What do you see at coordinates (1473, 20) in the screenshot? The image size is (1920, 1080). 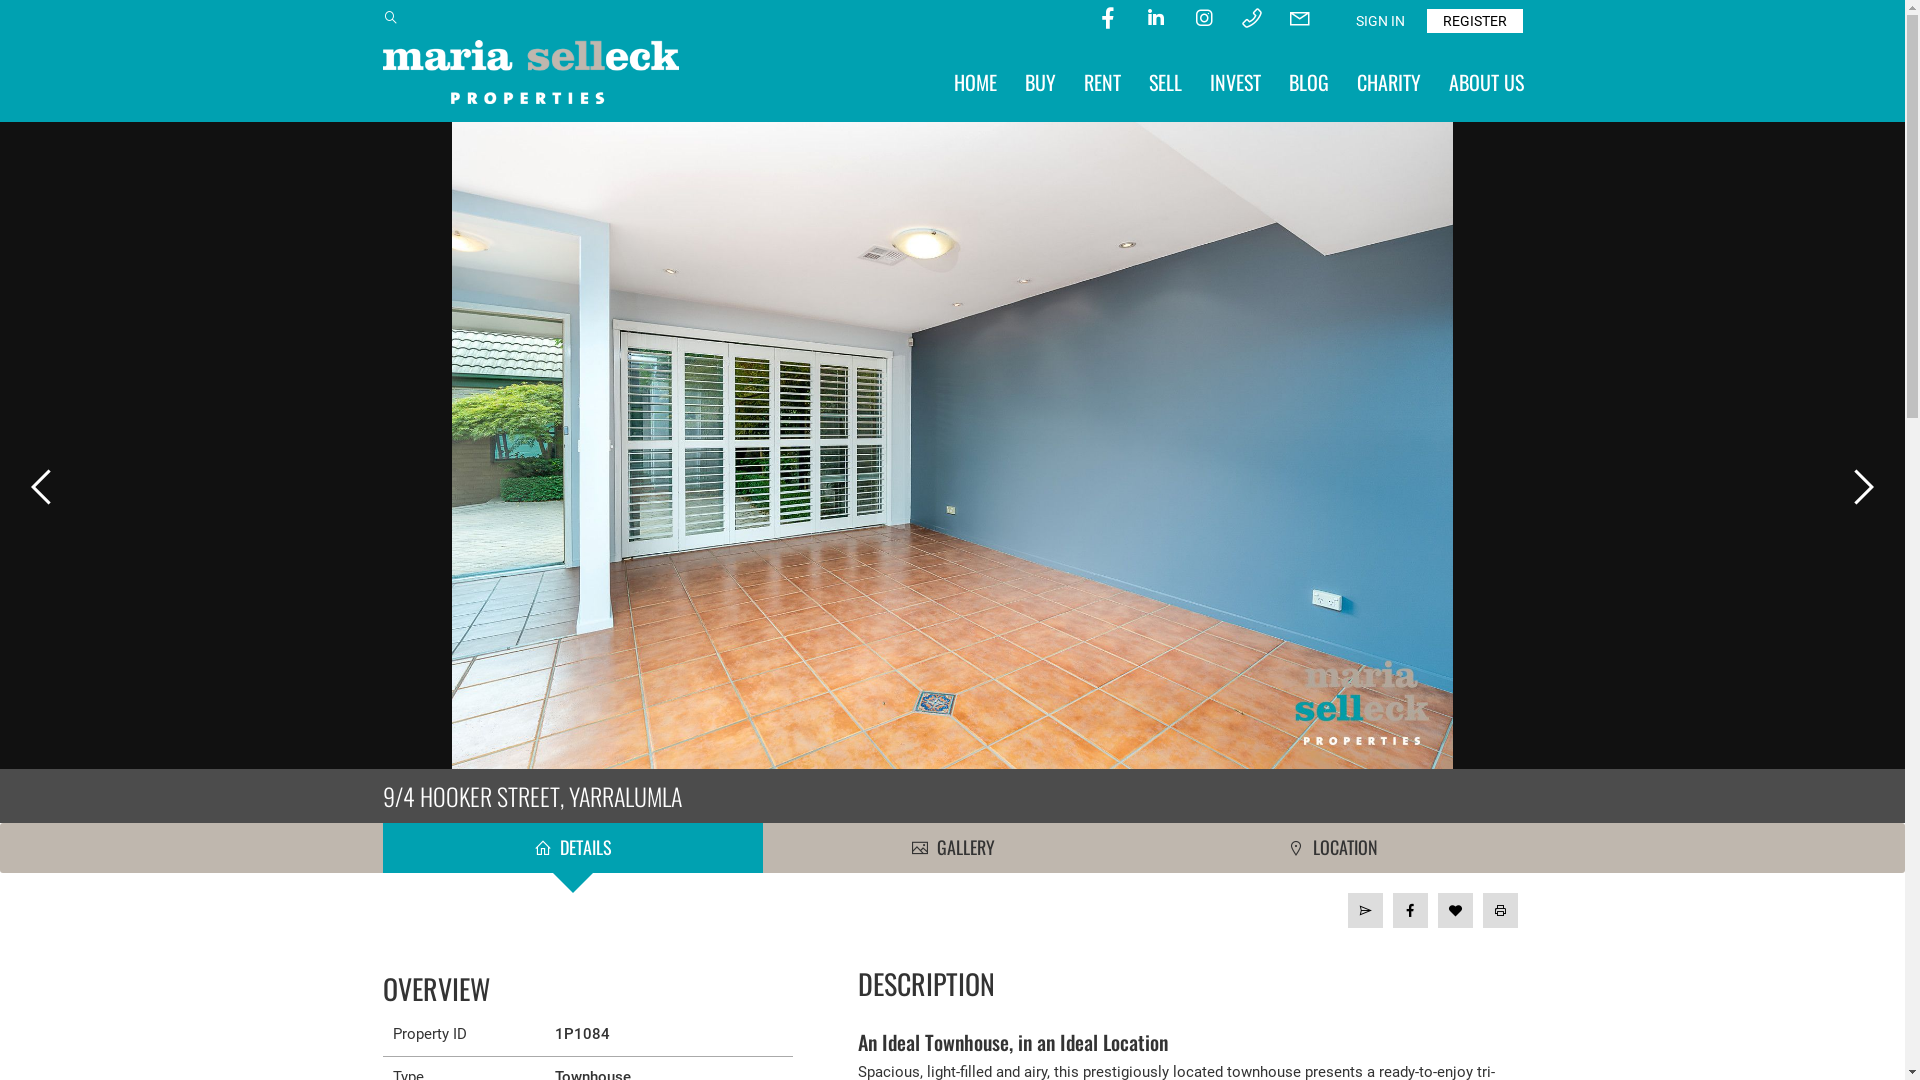 I see `'REGISTER'` at bounding box center [1473, 20].